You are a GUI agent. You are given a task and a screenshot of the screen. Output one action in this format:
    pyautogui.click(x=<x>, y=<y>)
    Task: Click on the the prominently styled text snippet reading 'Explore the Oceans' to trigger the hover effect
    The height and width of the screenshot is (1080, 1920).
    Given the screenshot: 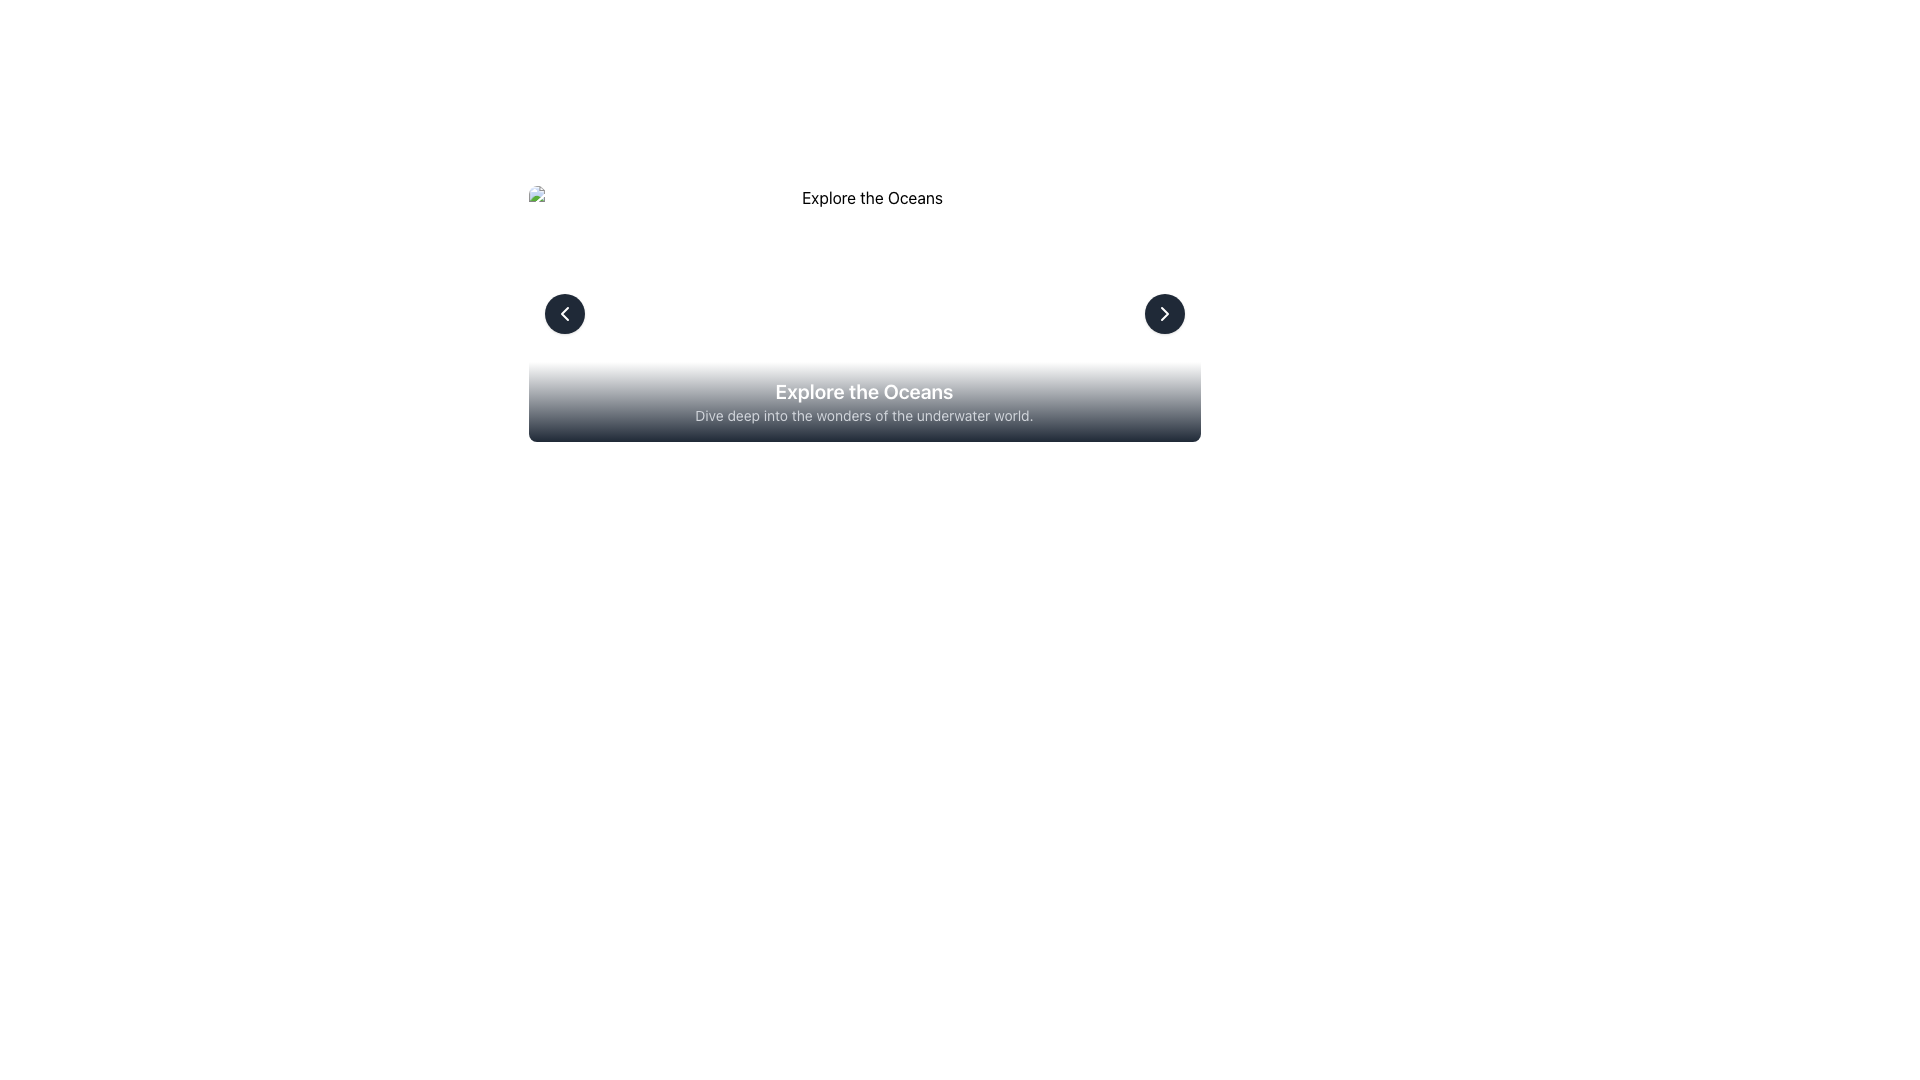 What is the action you would take?
    pyautogui.click(x=864, y=392)
    